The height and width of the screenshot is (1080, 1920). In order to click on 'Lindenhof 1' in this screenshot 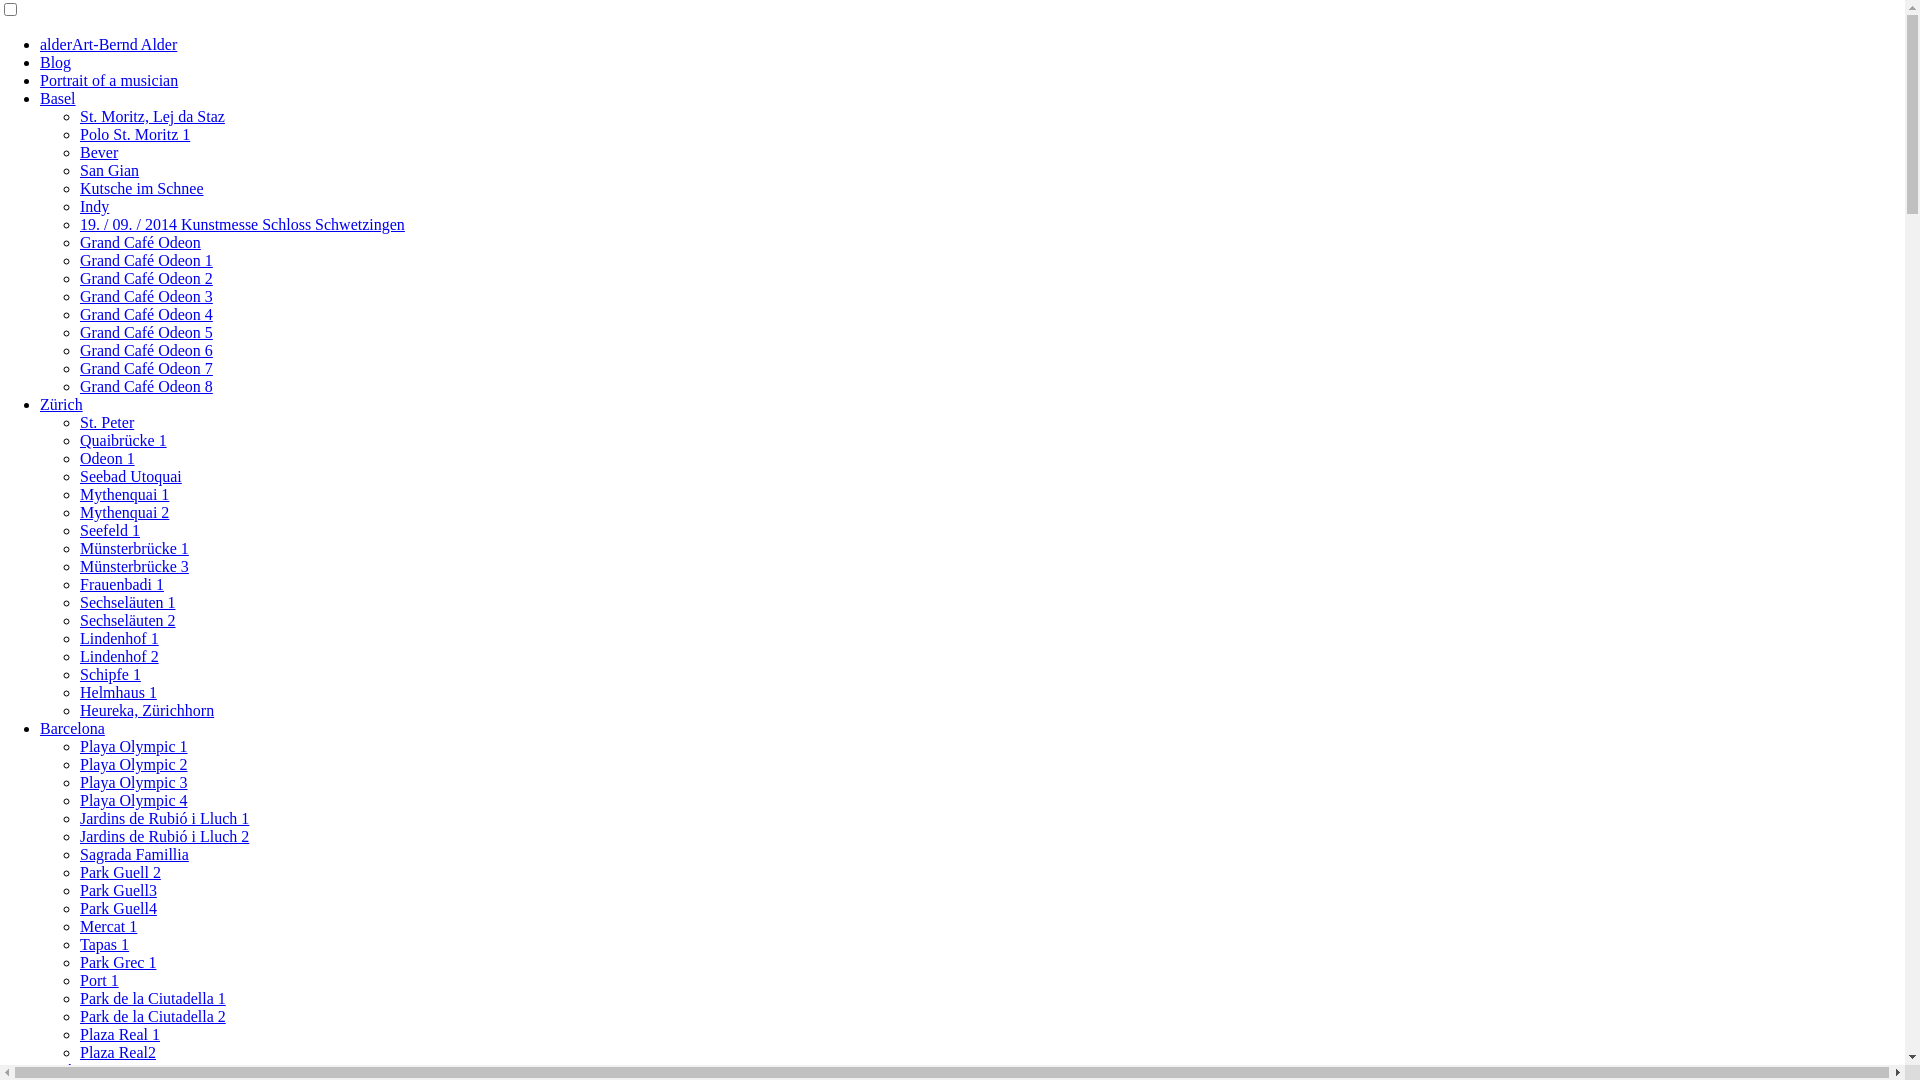, I will do `click(80, 638)`.